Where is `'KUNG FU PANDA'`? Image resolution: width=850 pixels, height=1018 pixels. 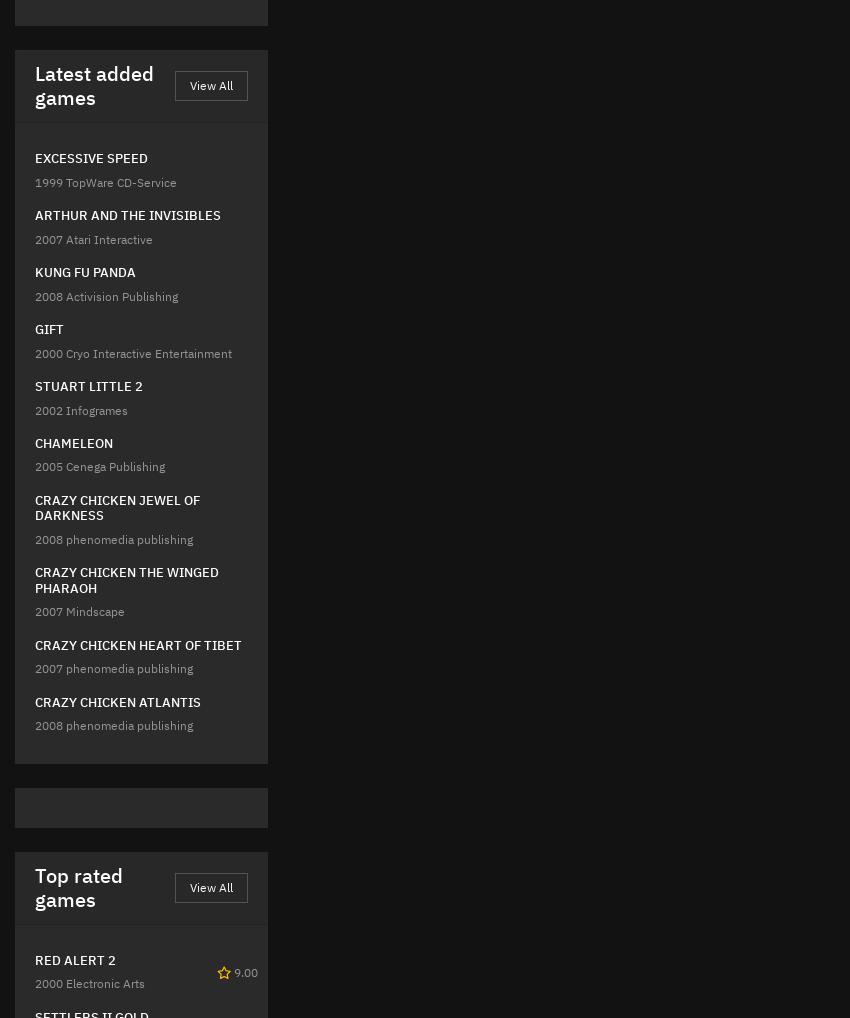 'KUNG FU PANDA' is located at coordinates (85, 272).